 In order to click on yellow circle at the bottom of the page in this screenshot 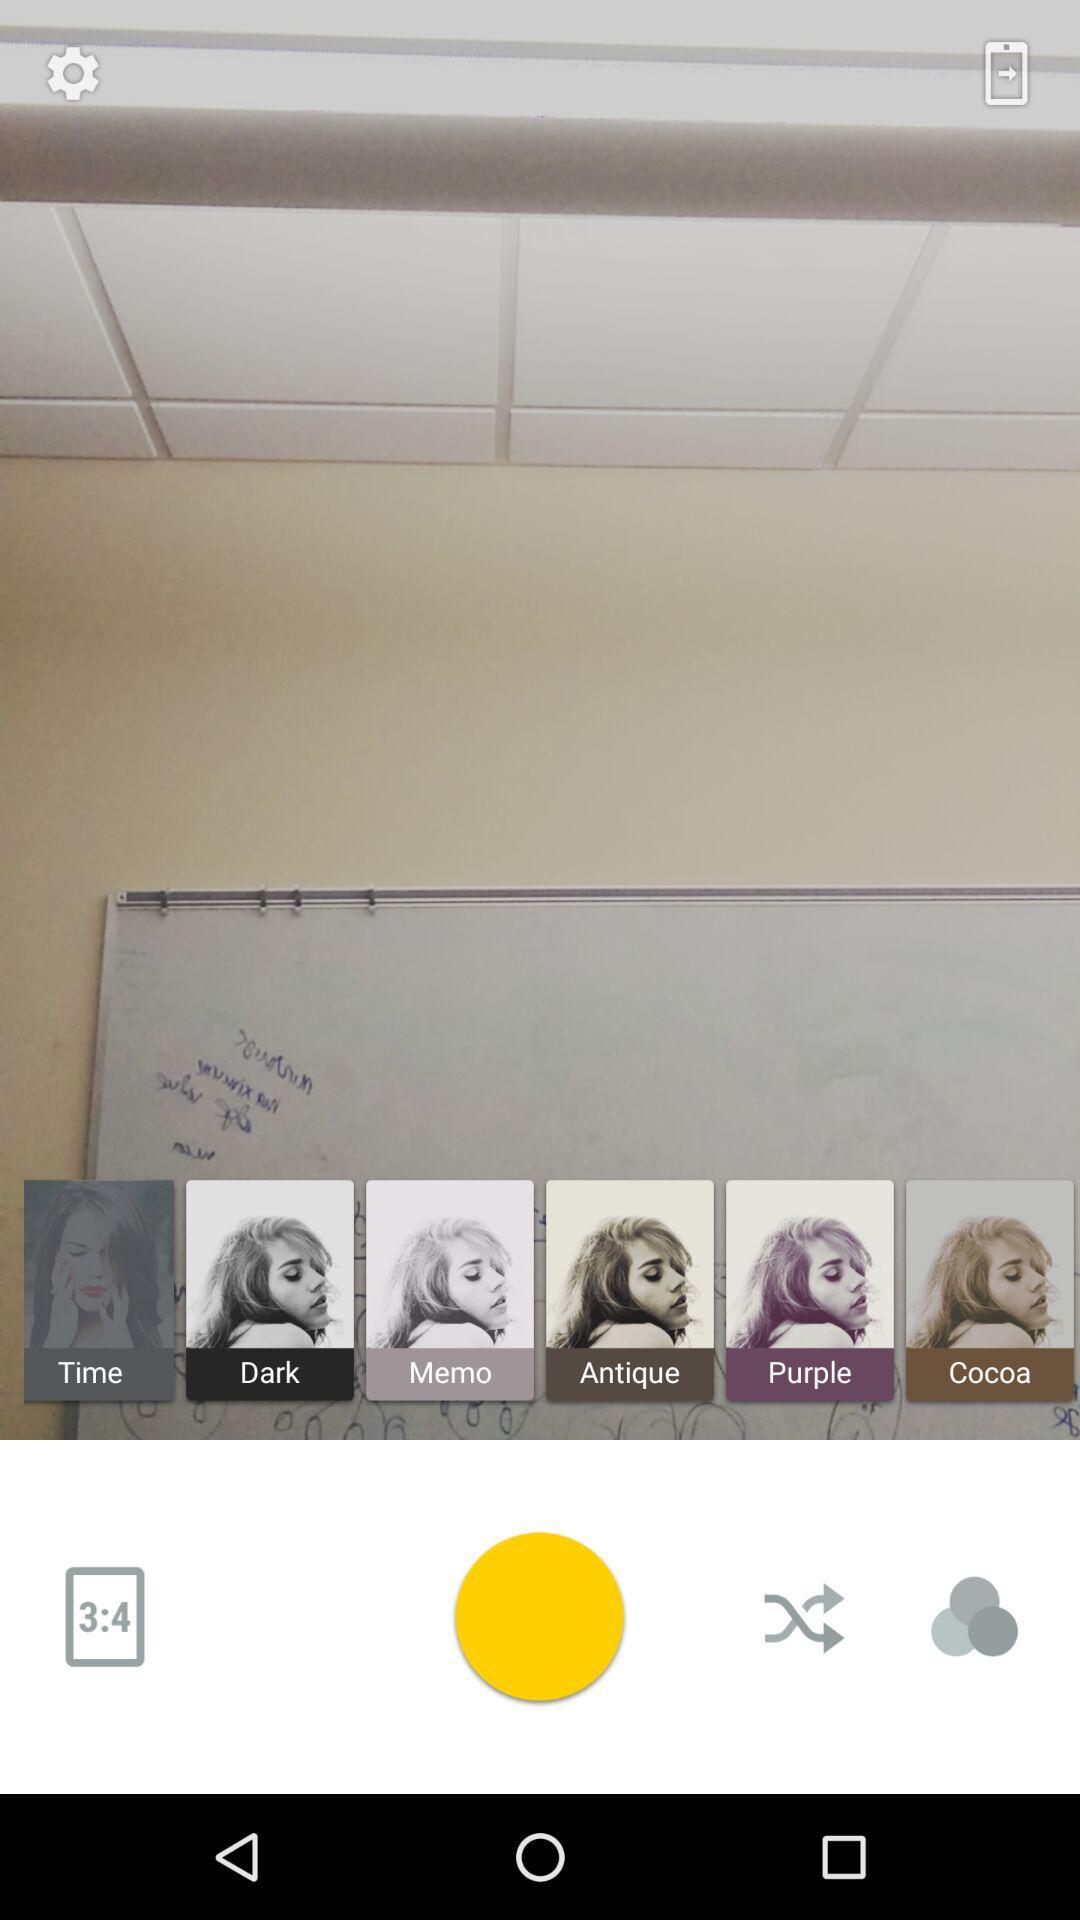, I will do `click(540, 1617)`.